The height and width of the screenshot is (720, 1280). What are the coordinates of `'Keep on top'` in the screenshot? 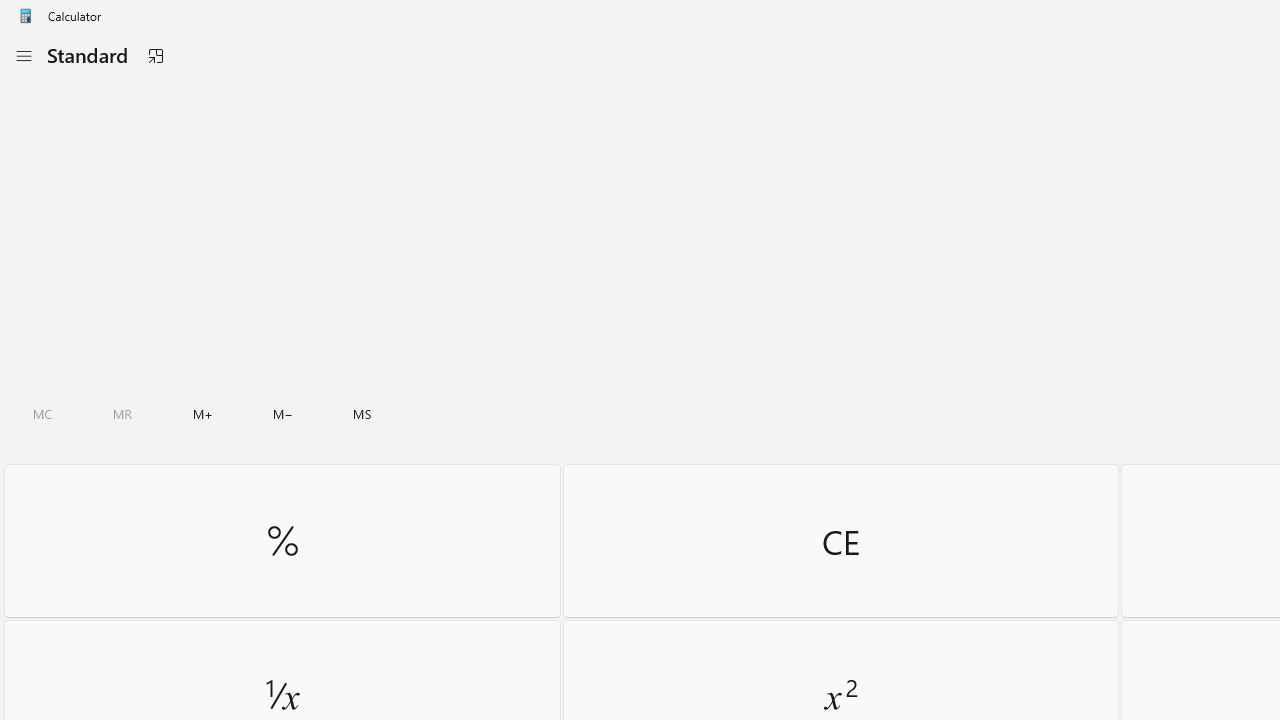 It's located at (154, 55).